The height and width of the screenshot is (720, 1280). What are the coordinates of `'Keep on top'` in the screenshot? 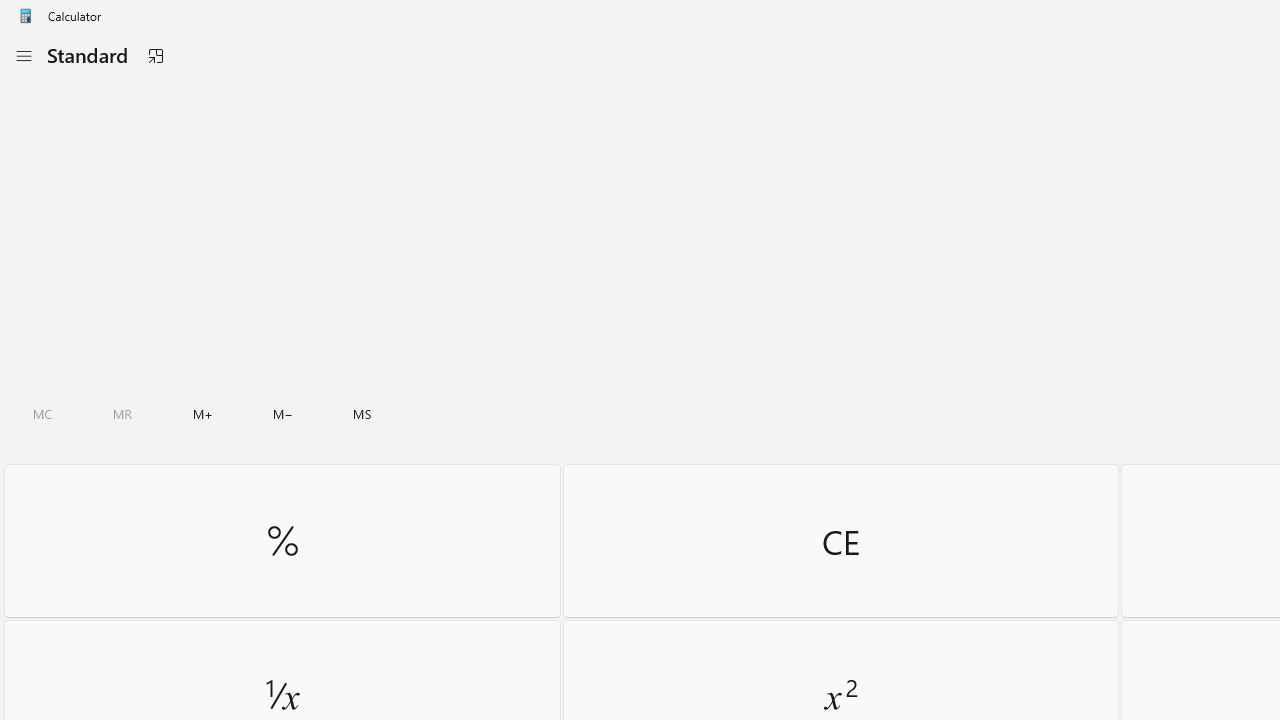 It's located at (154, 55).